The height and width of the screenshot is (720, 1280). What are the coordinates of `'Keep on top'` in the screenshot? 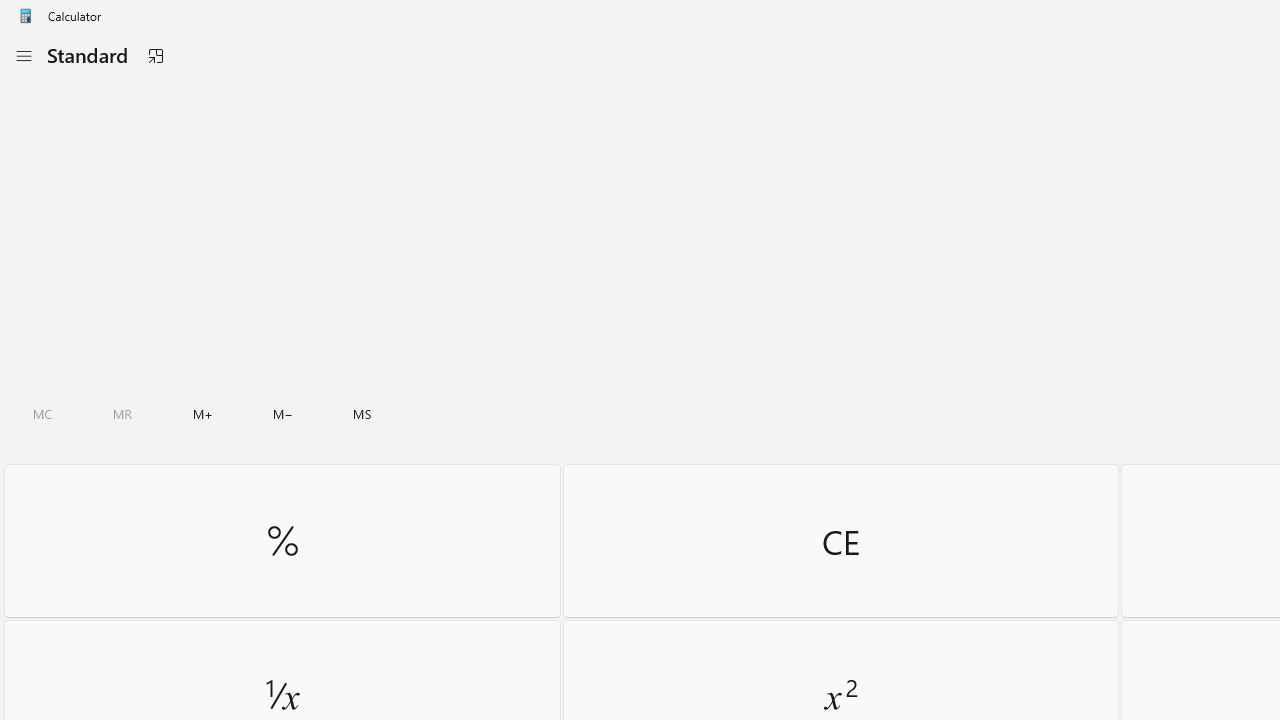 It's located at (154, 55).